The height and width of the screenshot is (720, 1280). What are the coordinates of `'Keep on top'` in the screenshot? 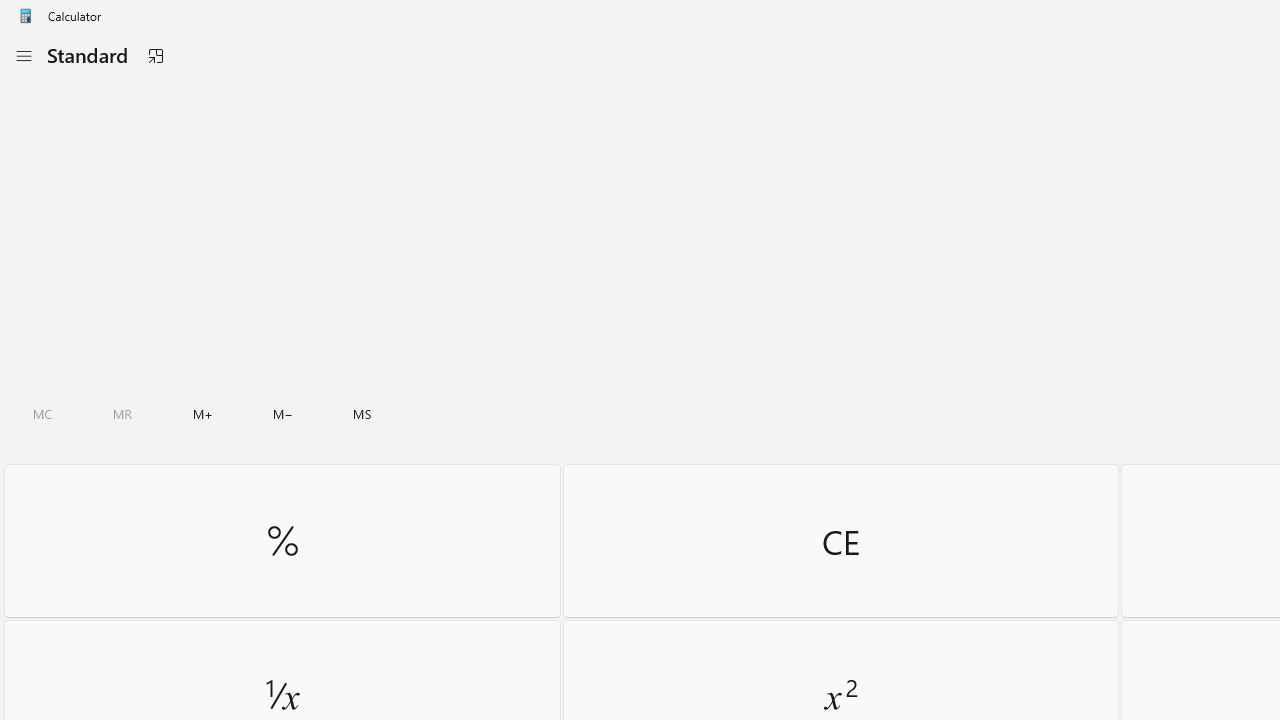 It's located at (154, 55).